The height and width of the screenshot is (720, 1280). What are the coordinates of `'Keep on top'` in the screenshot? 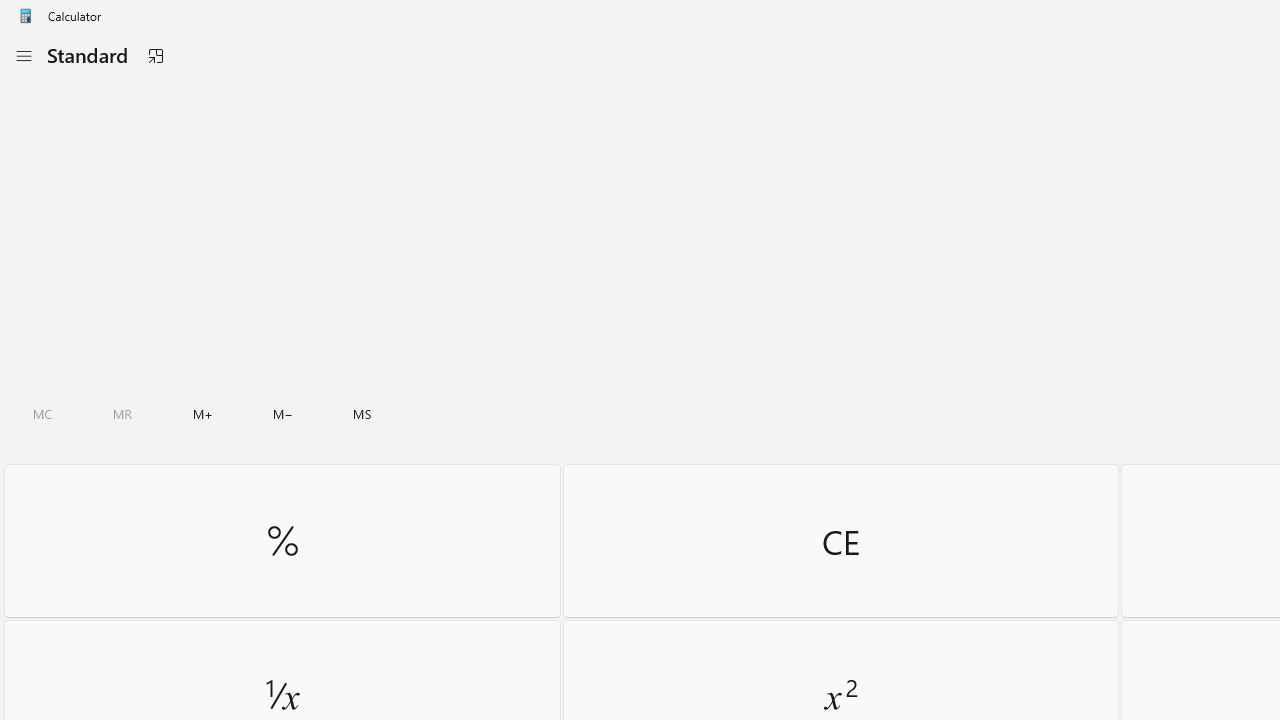 It's located at (154, 55).